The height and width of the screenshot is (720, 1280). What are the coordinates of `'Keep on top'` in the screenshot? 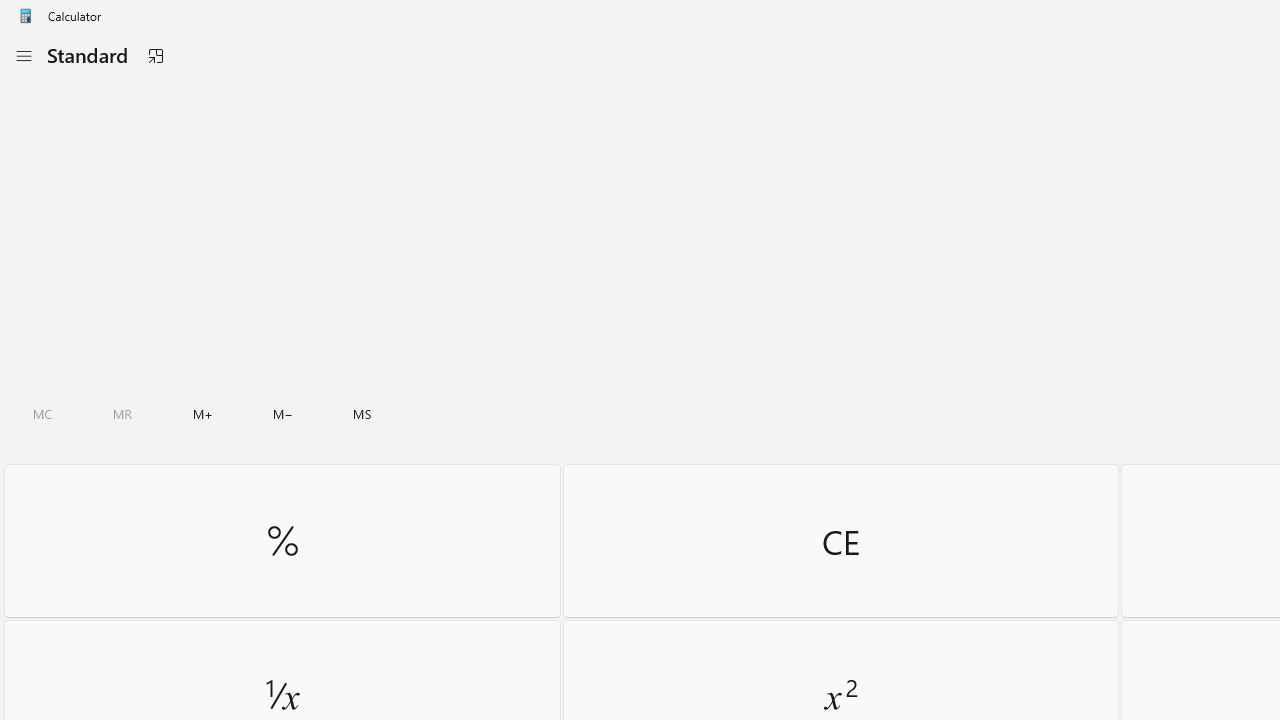 It's located at (154, 55).